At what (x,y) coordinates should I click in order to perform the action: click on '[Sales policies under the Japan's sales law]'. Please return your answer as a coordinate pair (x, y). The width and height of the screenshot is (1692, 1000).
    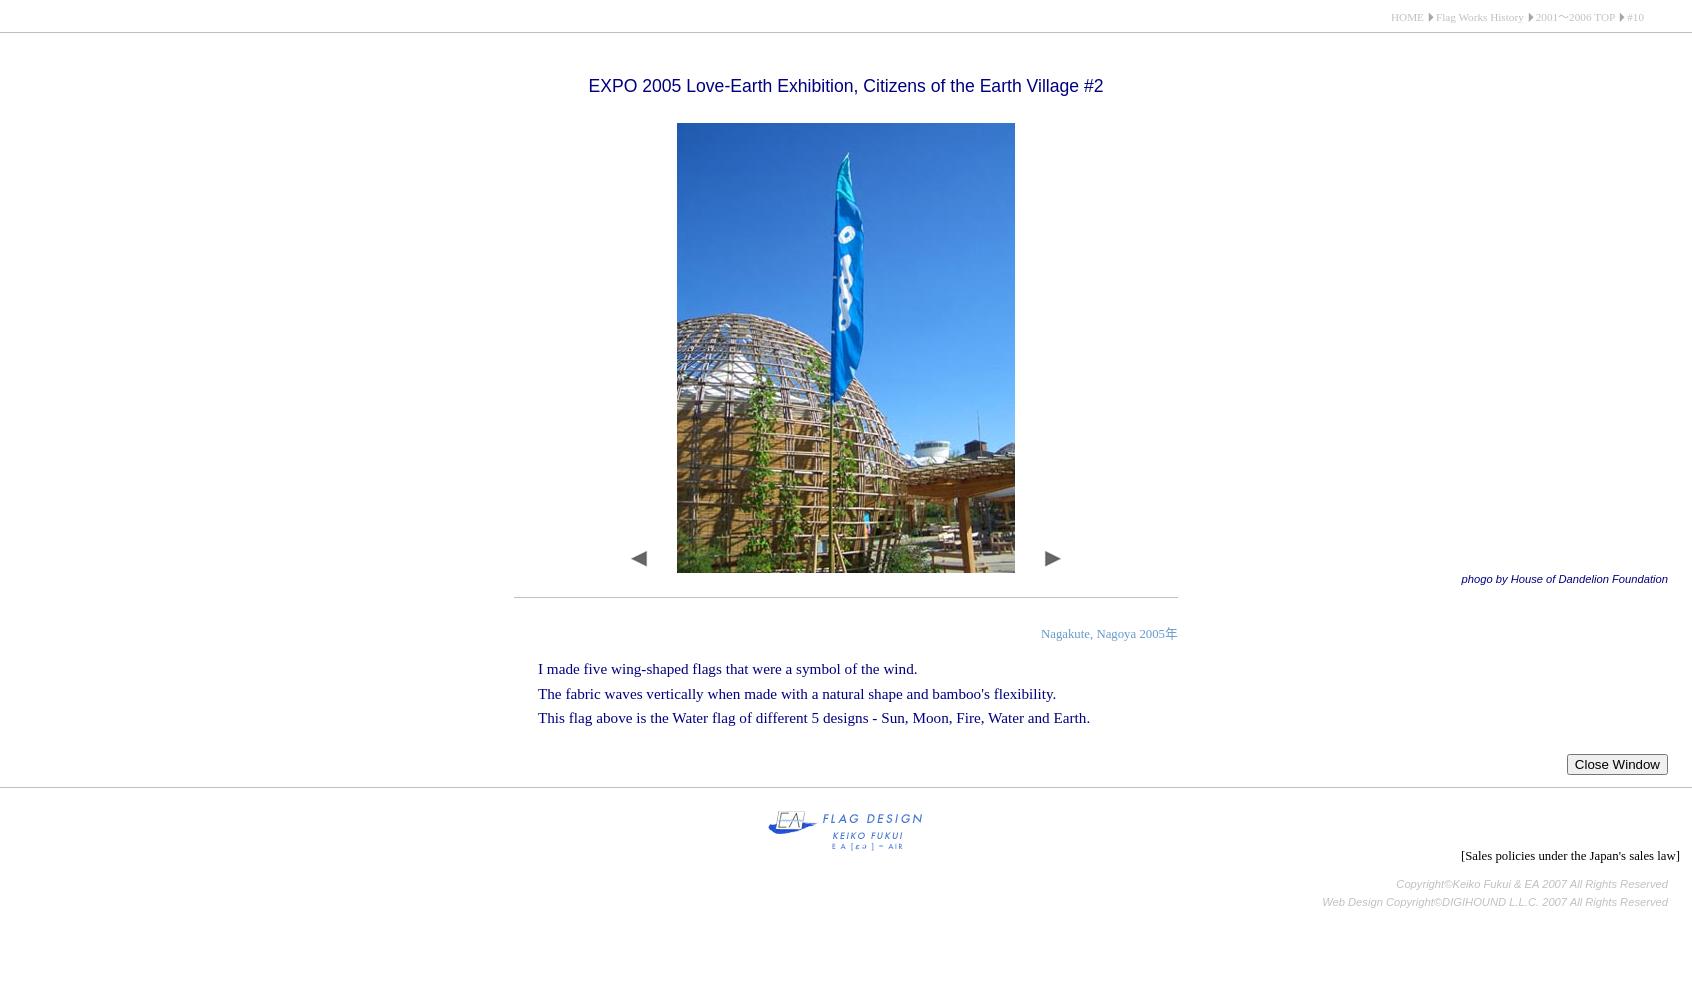
    Looking at the image, I should click on (1569, 854).